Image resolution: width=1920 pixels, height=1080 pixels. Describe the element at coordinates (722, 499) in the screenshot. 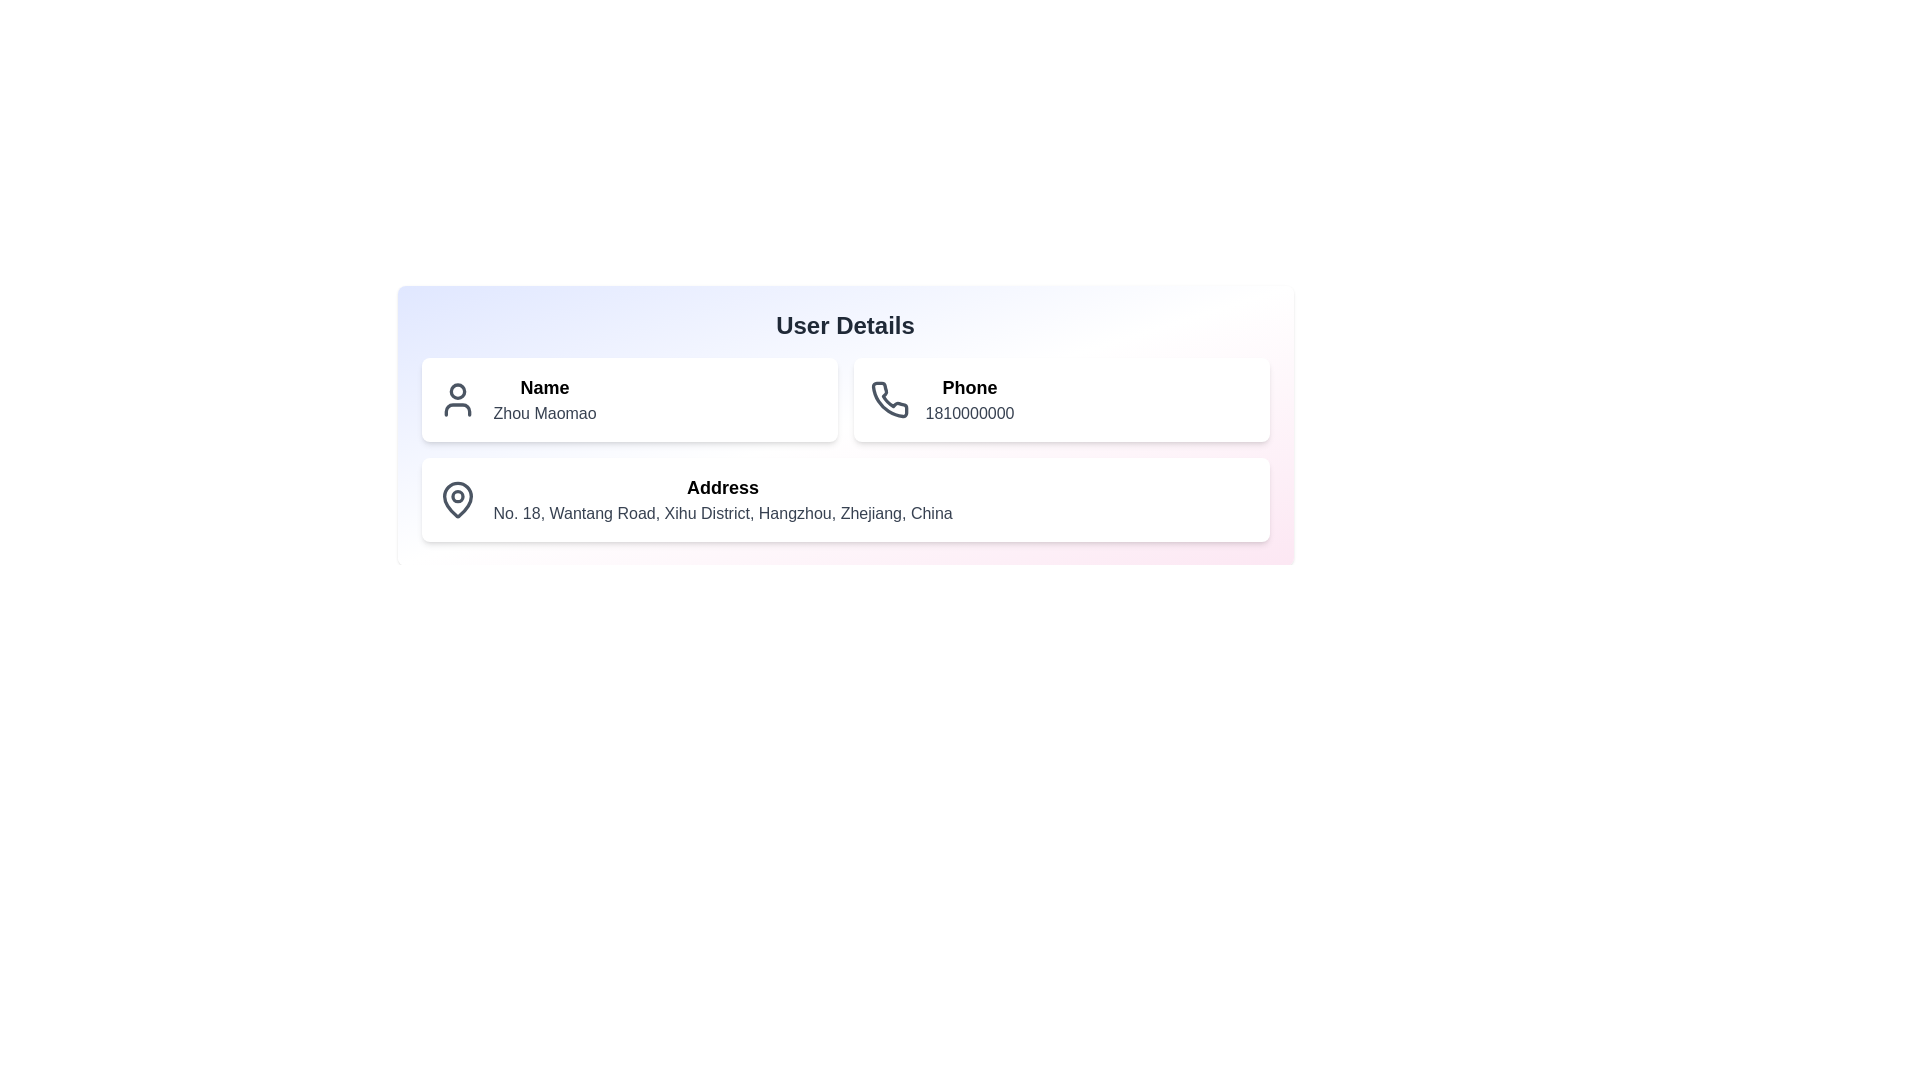

I see `the static text label element that displays address information, located in the bottom-left section of the interface within a card below the 'Name' and 'Phone' cards` at that location.